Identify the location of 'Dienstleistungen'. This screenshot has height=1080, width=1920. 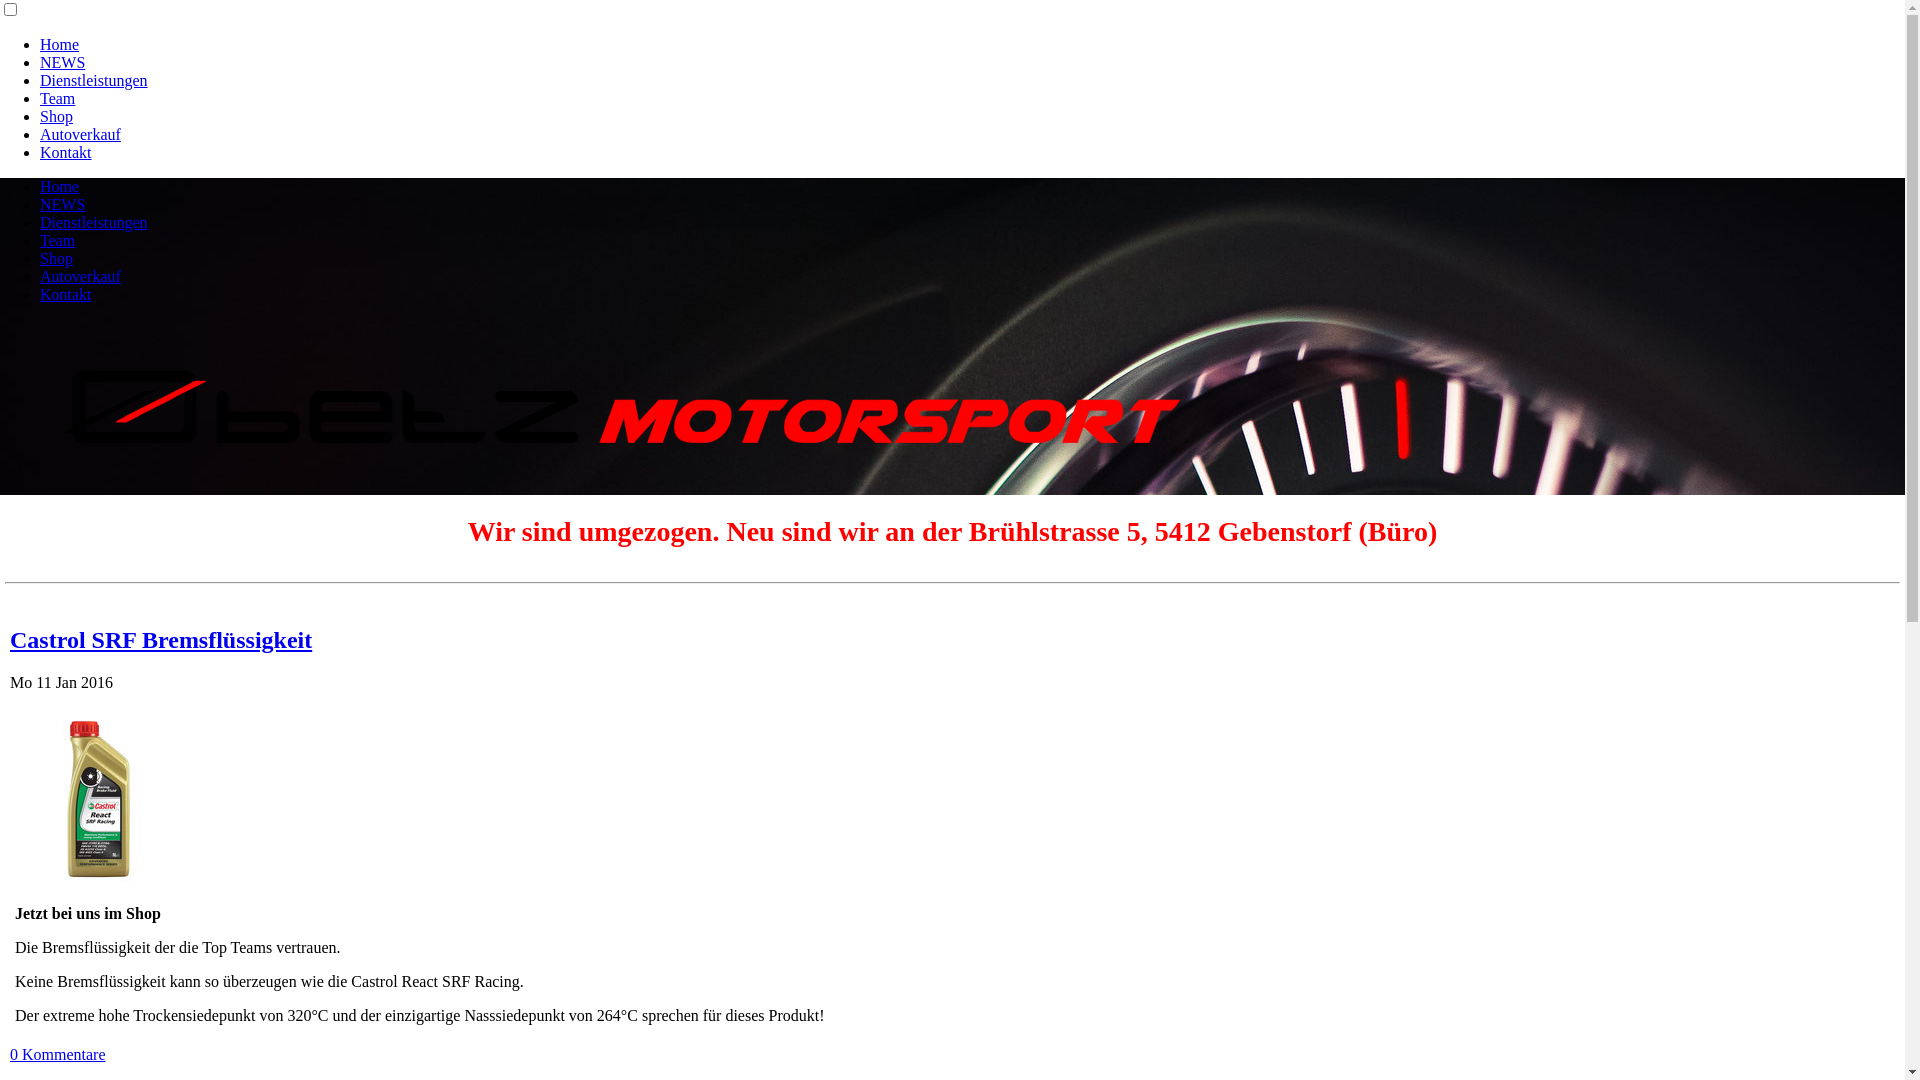
(93, 222).